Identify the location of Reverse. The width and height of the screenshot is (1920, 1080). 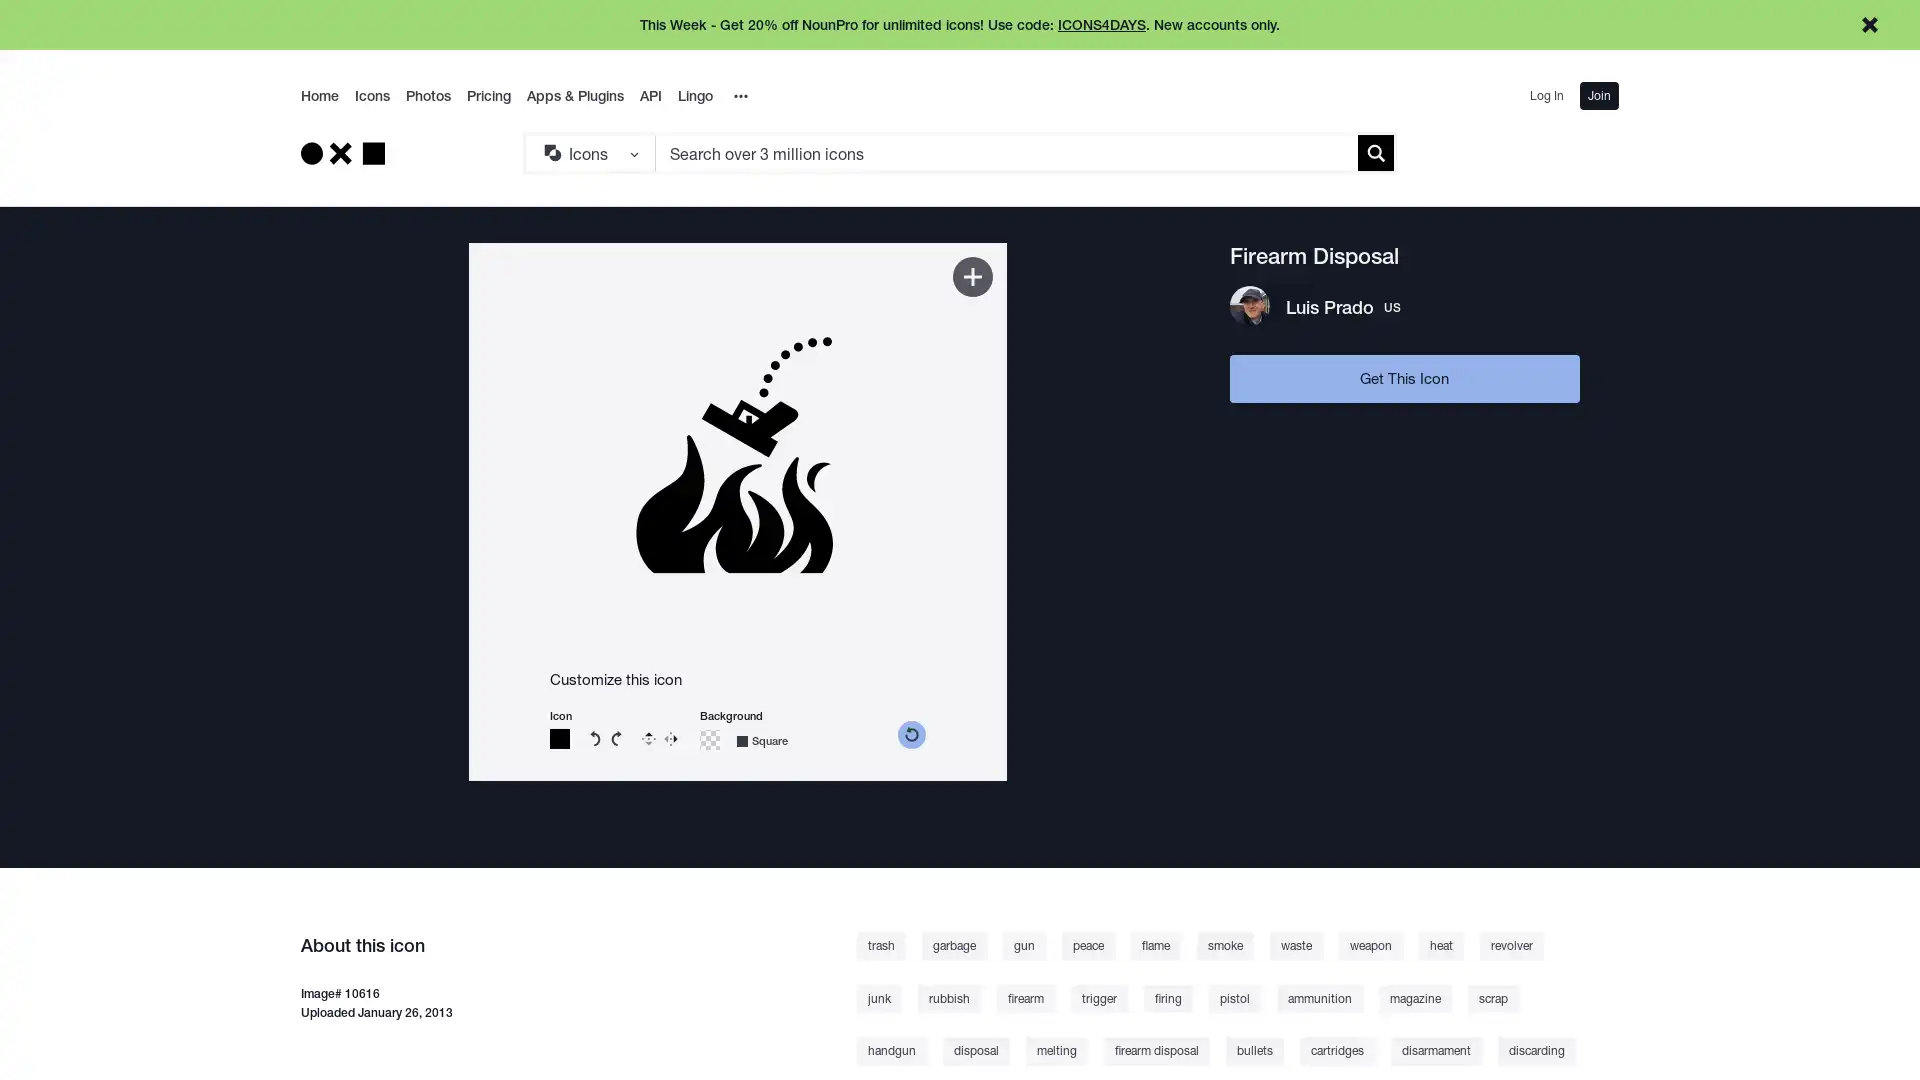
(670, 739).